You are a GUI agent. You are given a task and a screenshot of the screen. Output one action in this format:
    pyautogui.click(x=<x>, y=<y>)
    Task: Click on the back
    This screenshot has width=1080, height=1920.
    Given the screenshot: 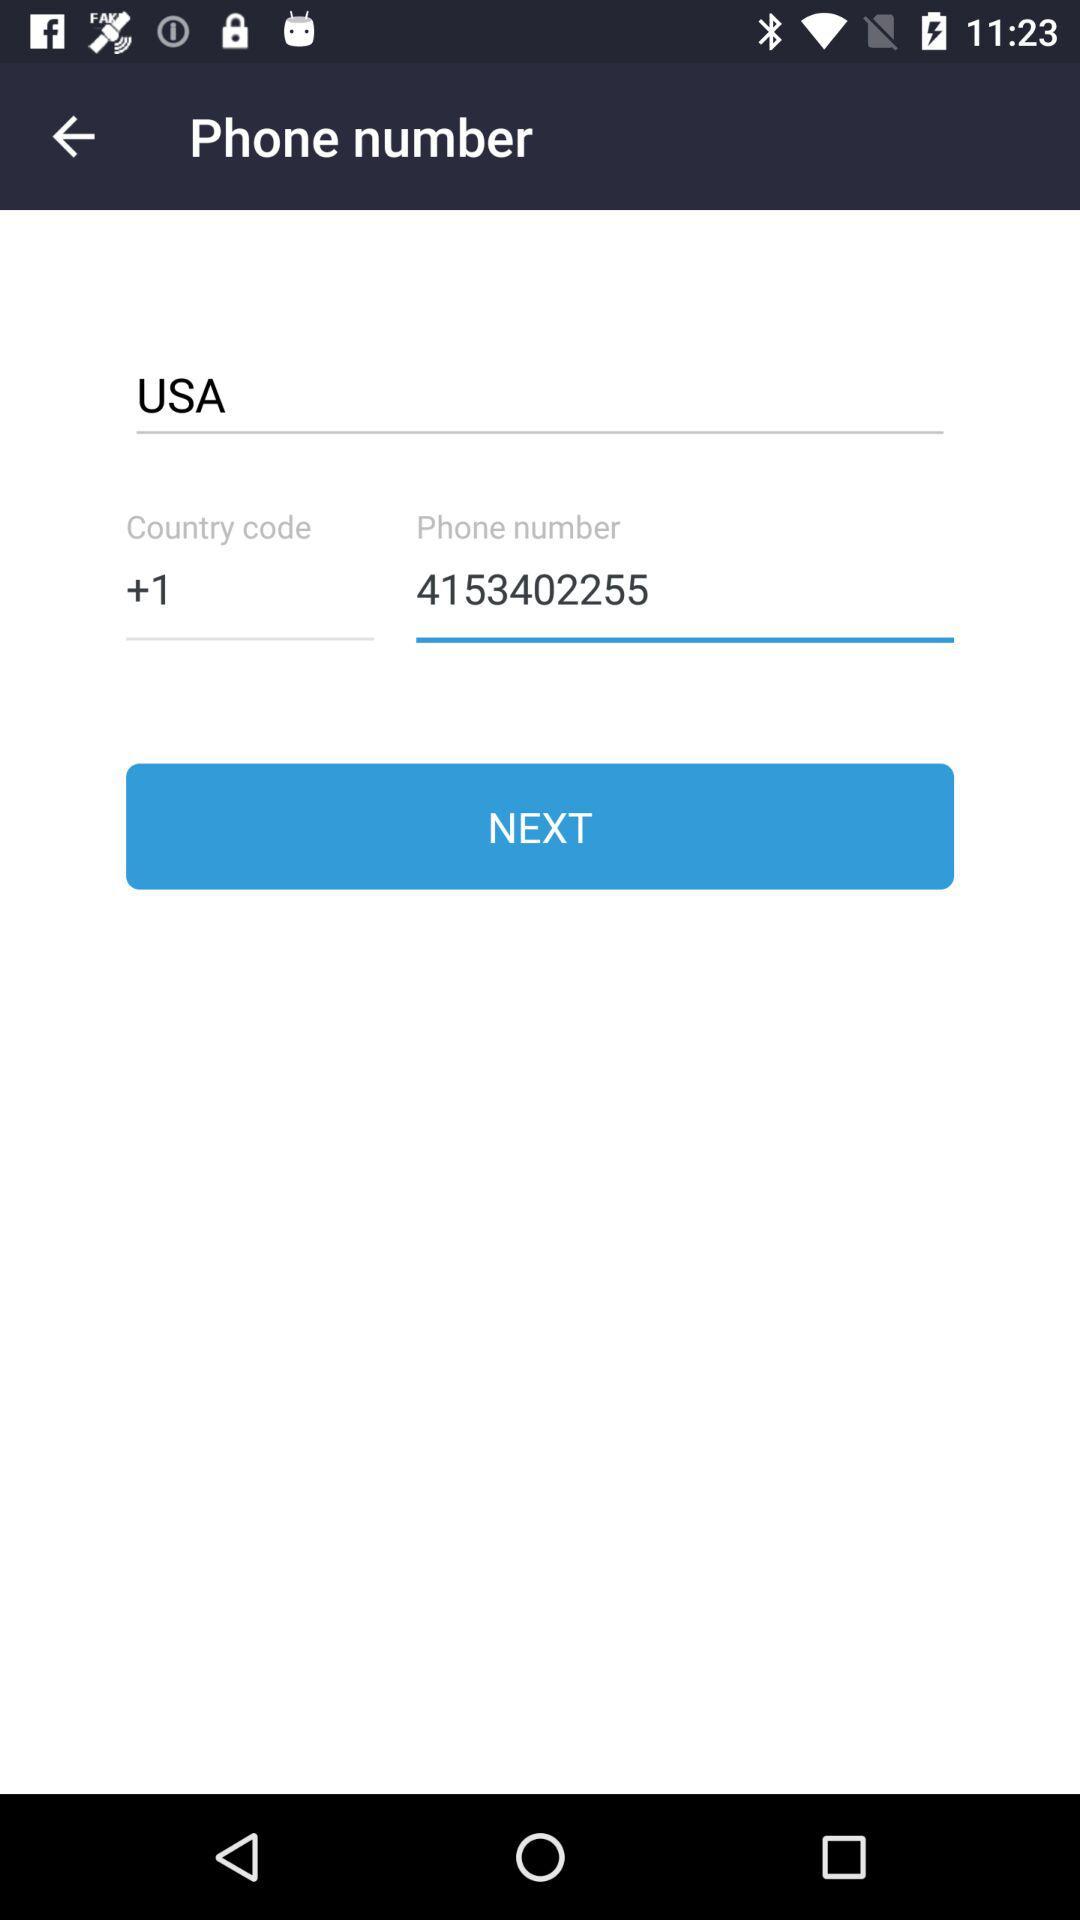 What is the action you would take?
    pyautogui.click(x=72, y=135)
    